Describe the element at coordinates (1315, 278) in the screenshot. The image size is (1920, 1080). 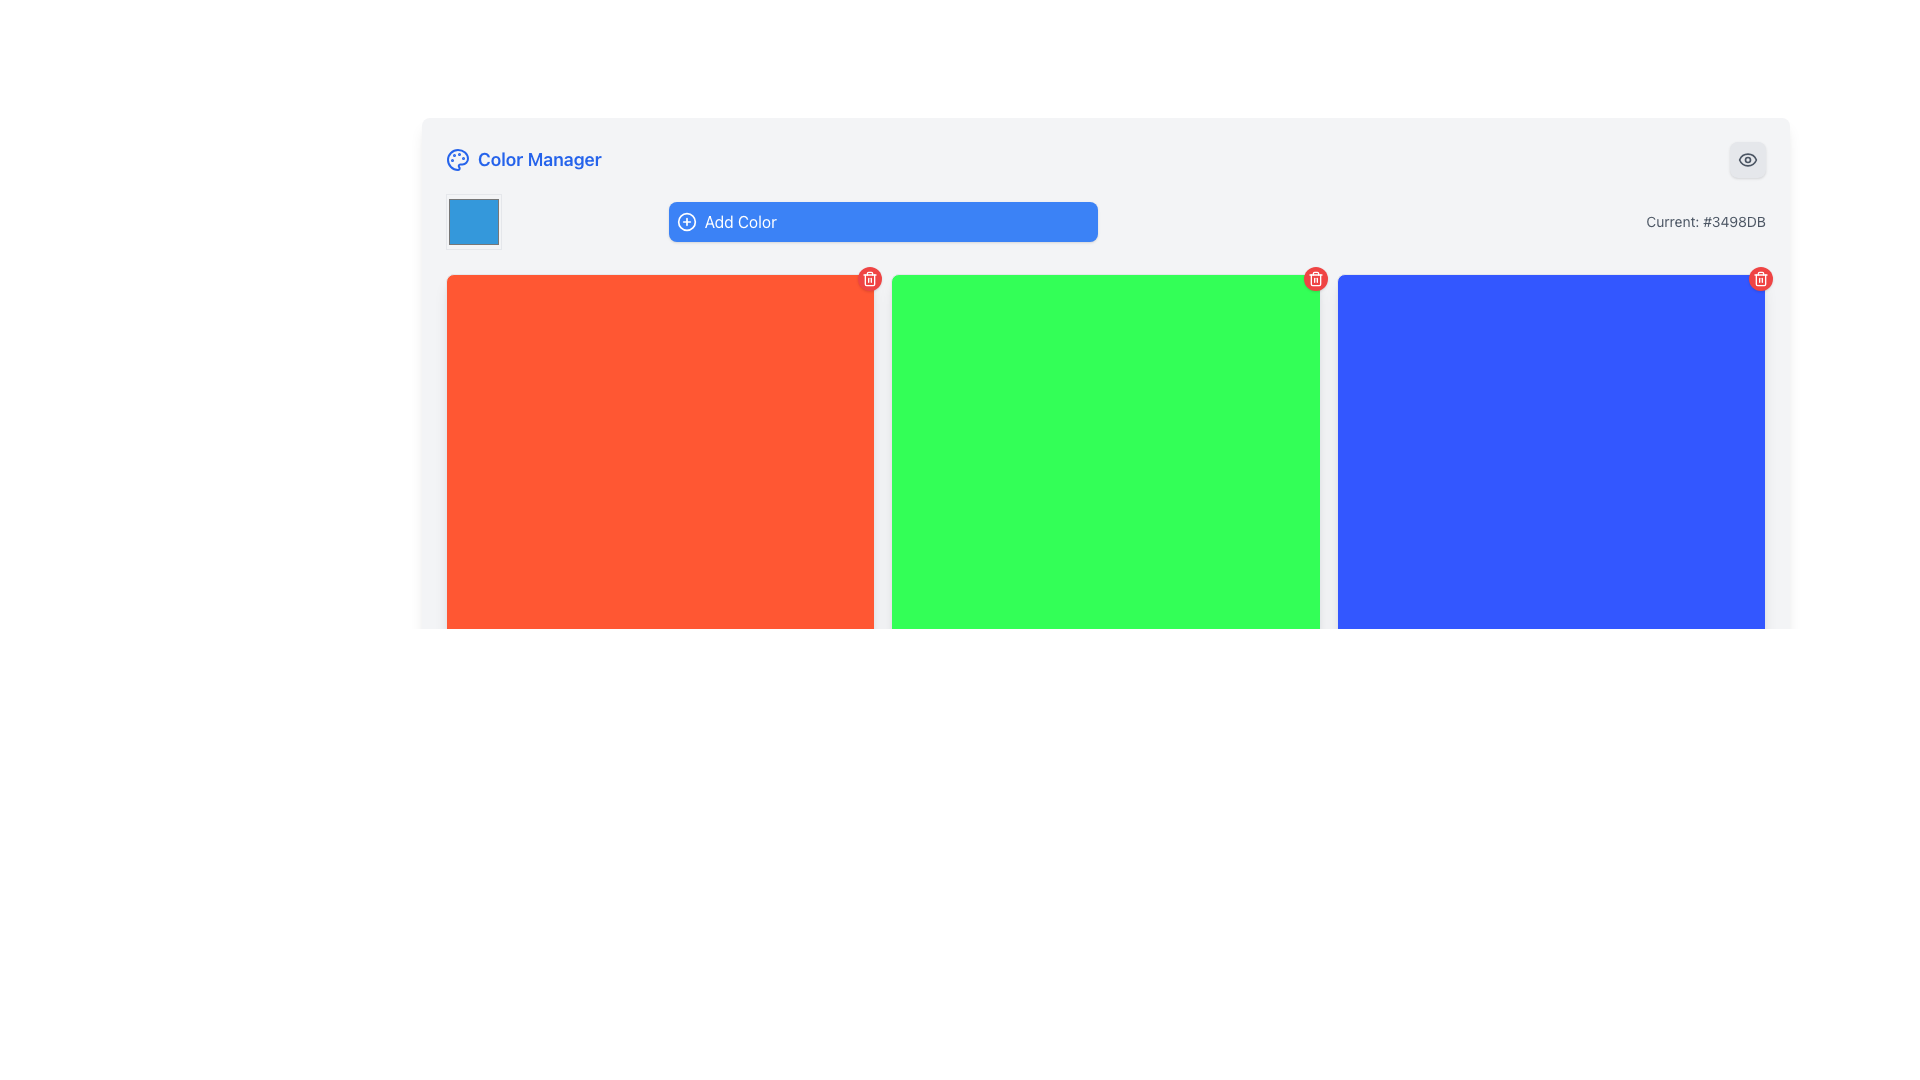
I see `the trash can icon located in the top-right corner of the middle green-colored block` at that location.